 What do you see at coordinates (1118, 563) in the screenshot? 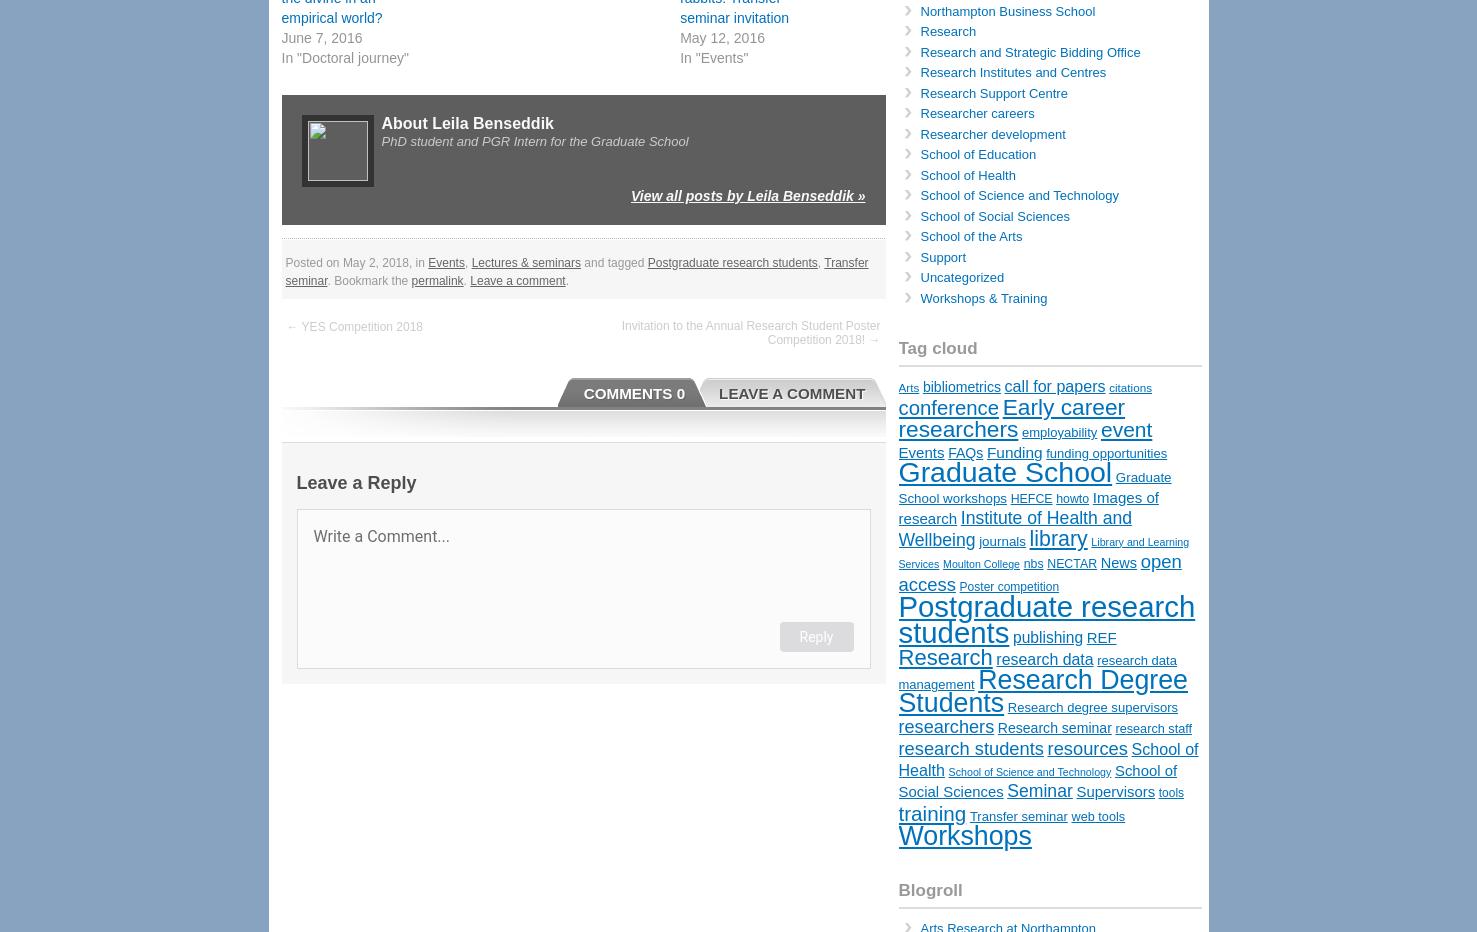
I see `'News'` at bounding box center [1118, 563].